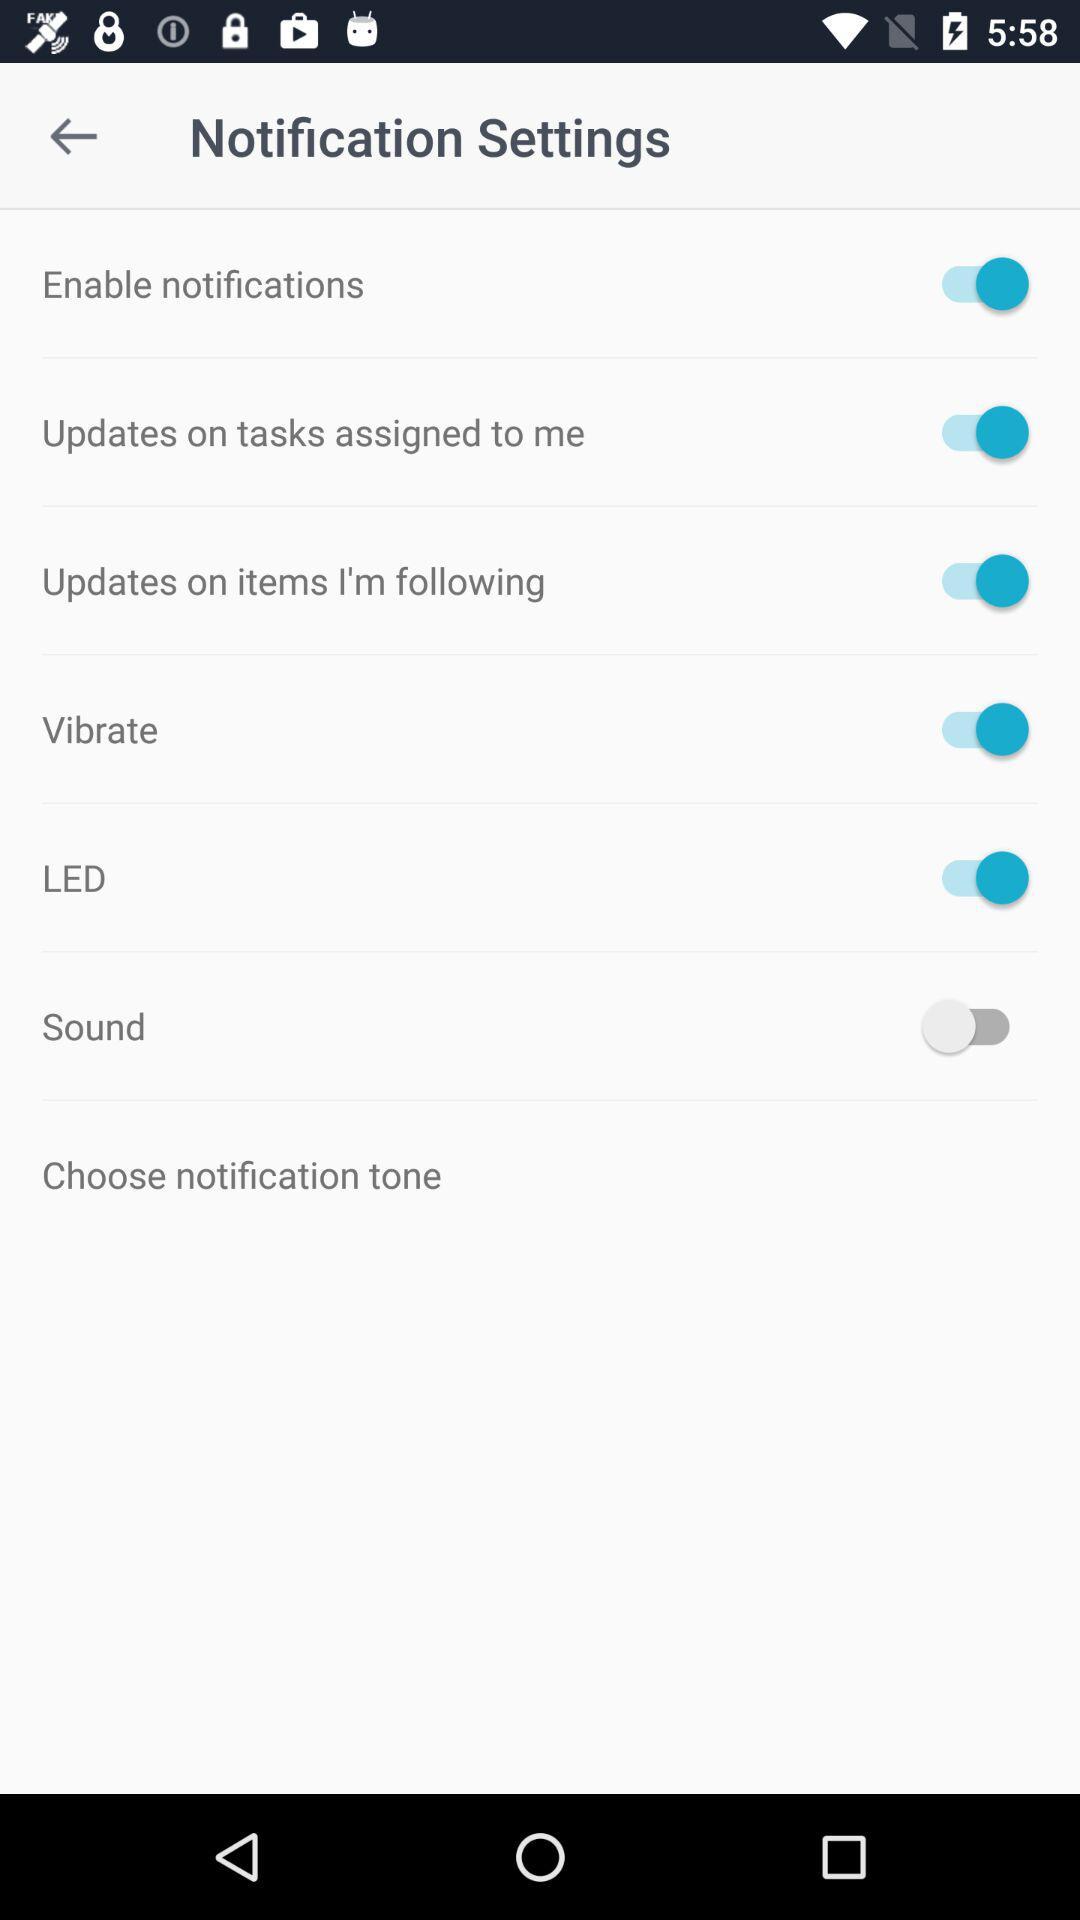  I want to click on notification on off option, so click(974, 877).